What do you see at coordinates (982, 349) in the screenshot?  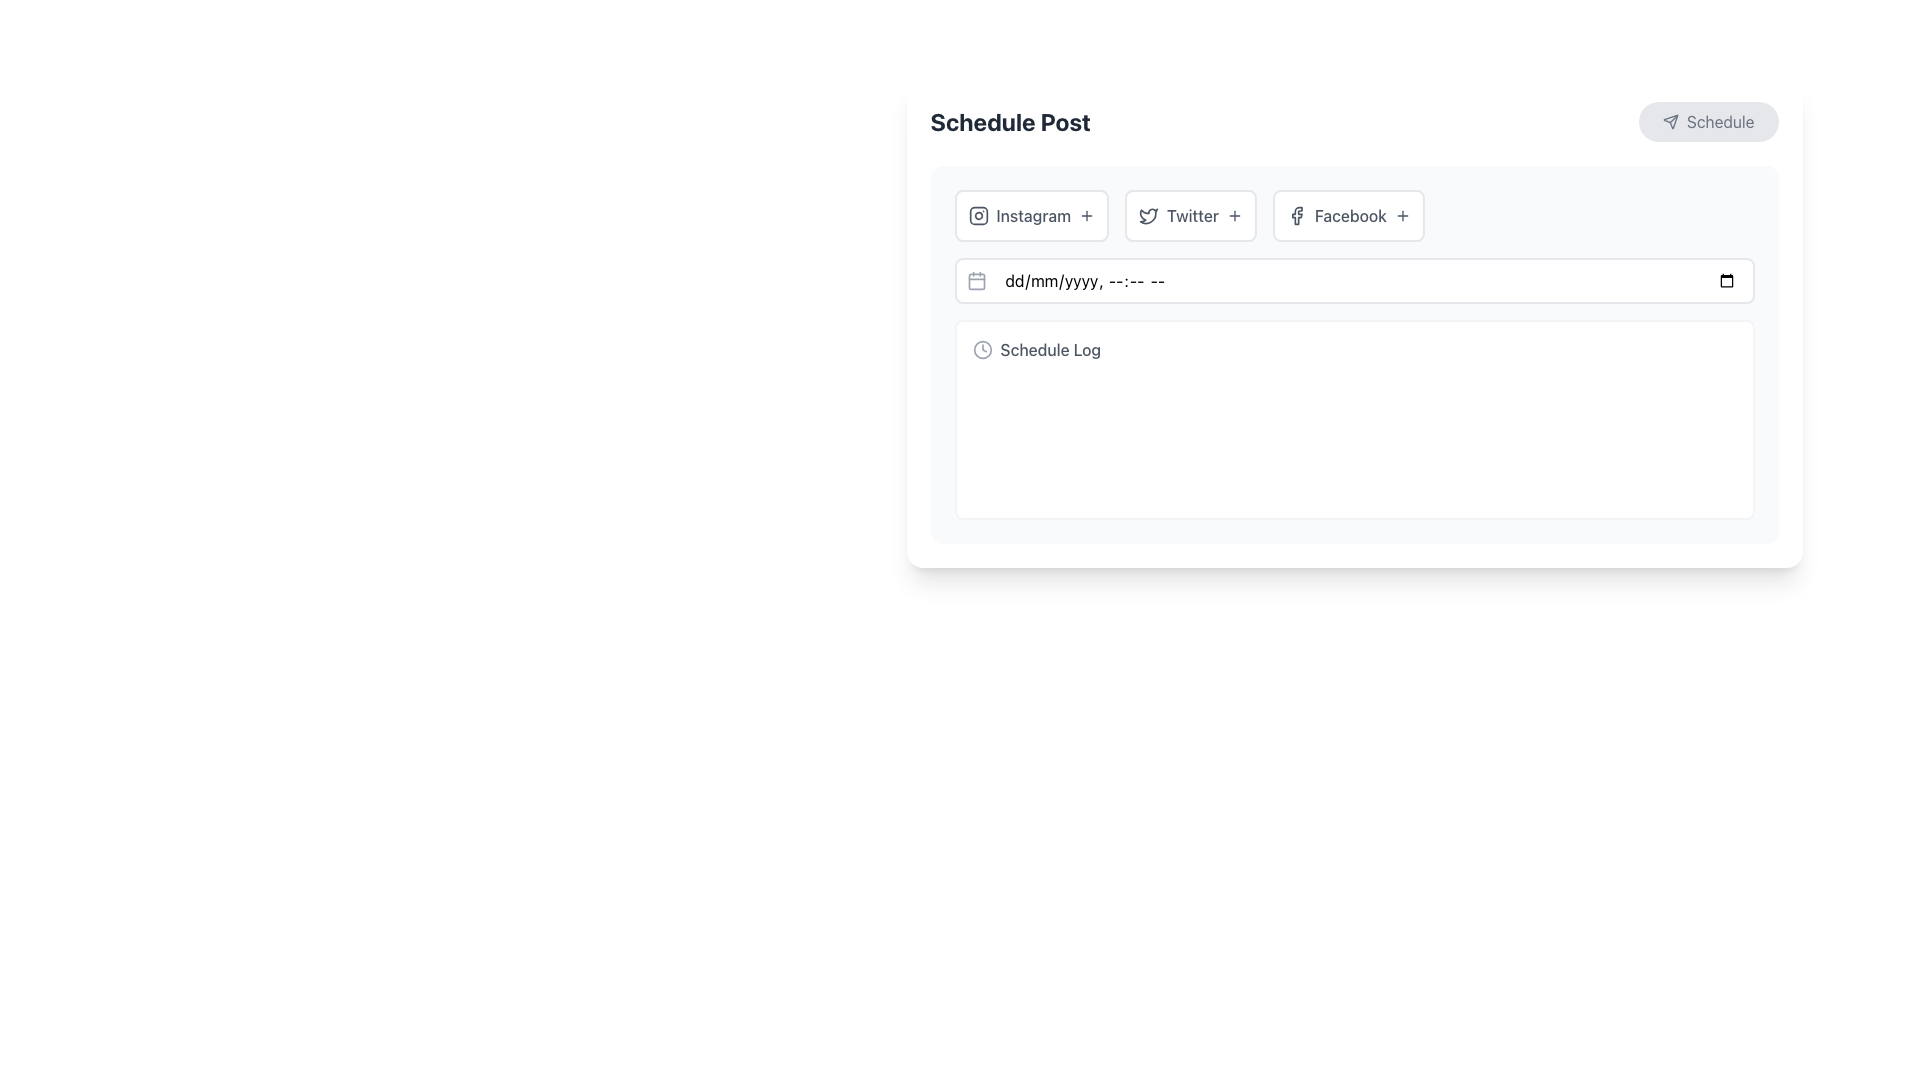 I see `the circular clock face icon located to the left of the 'Schedule Log' title in the log section's header` at bounding box center [982, 349].